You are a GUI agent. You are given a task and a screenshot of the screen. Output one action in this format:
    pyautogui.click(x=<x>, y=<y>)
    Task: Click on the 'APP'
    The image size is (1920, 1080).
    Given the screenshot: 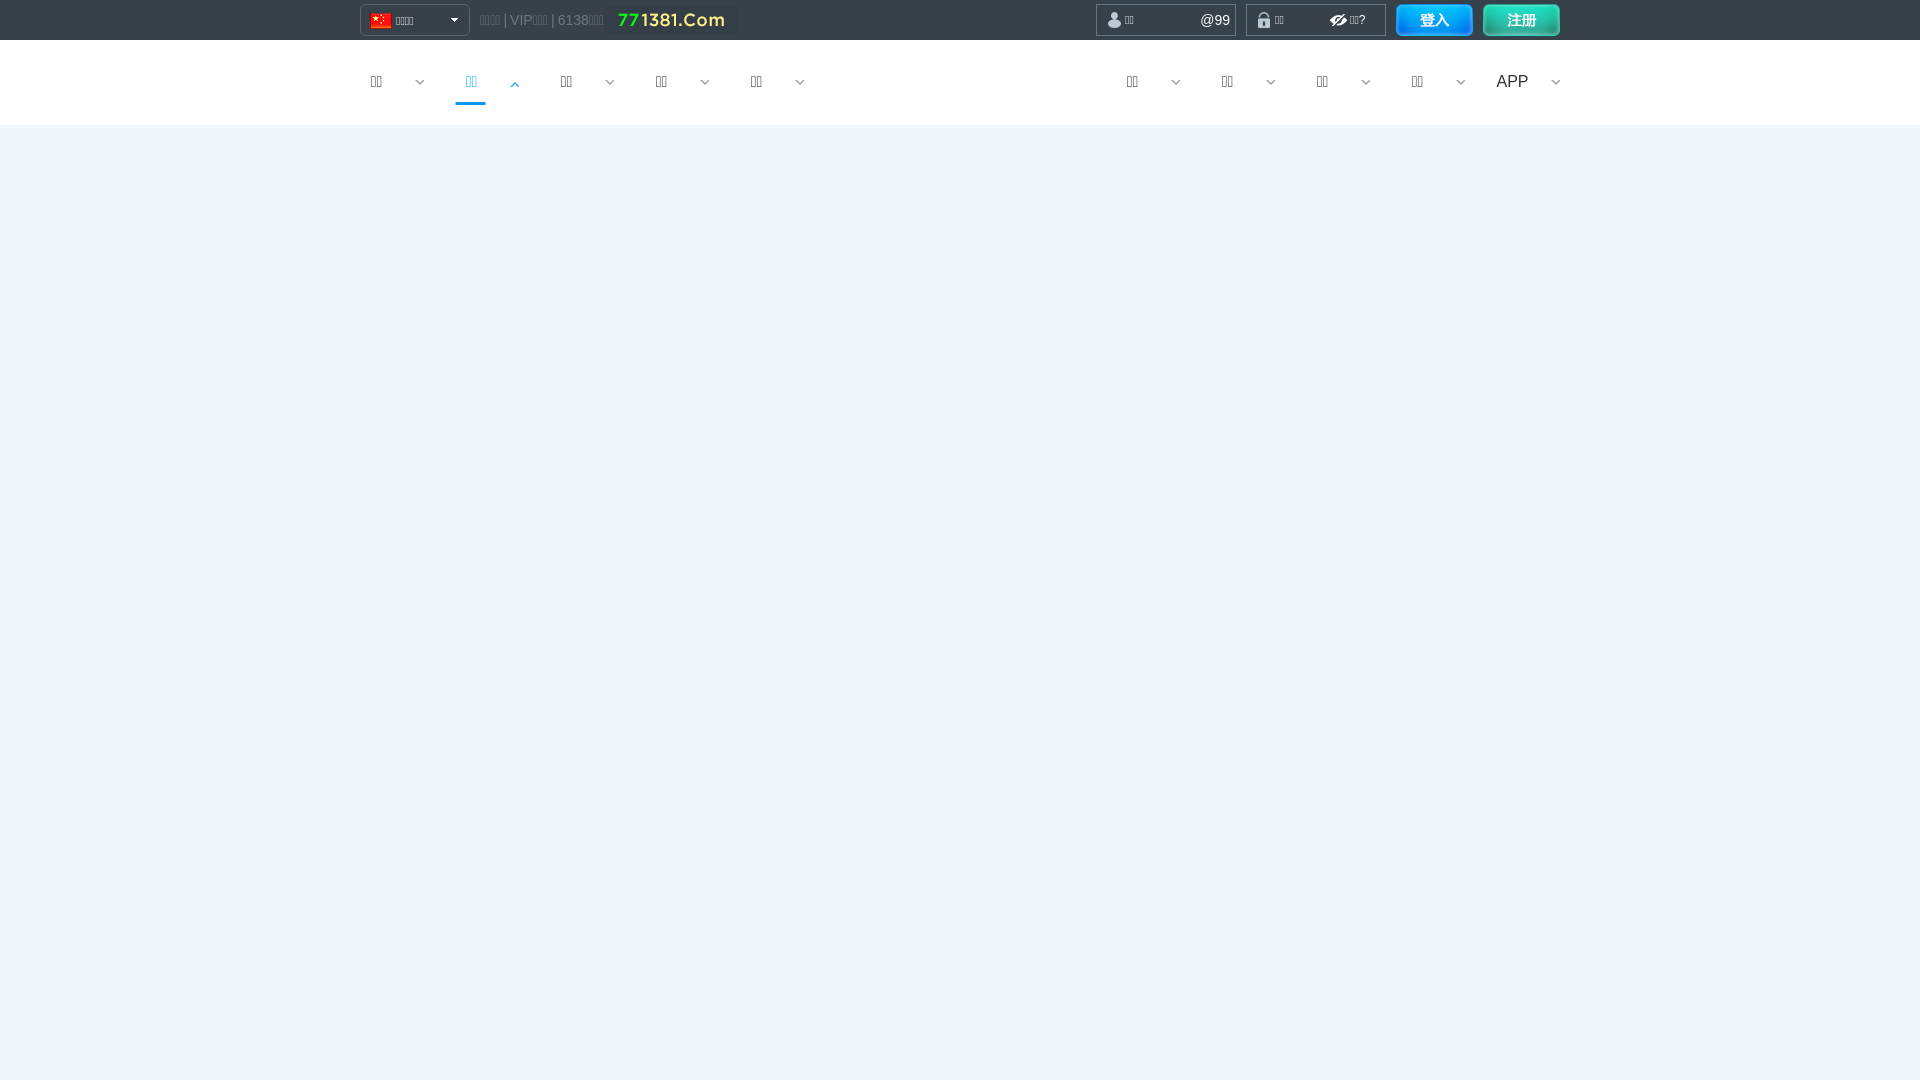 What is the action you would take?
    pyautogui.click(x=1512, y=81)
    